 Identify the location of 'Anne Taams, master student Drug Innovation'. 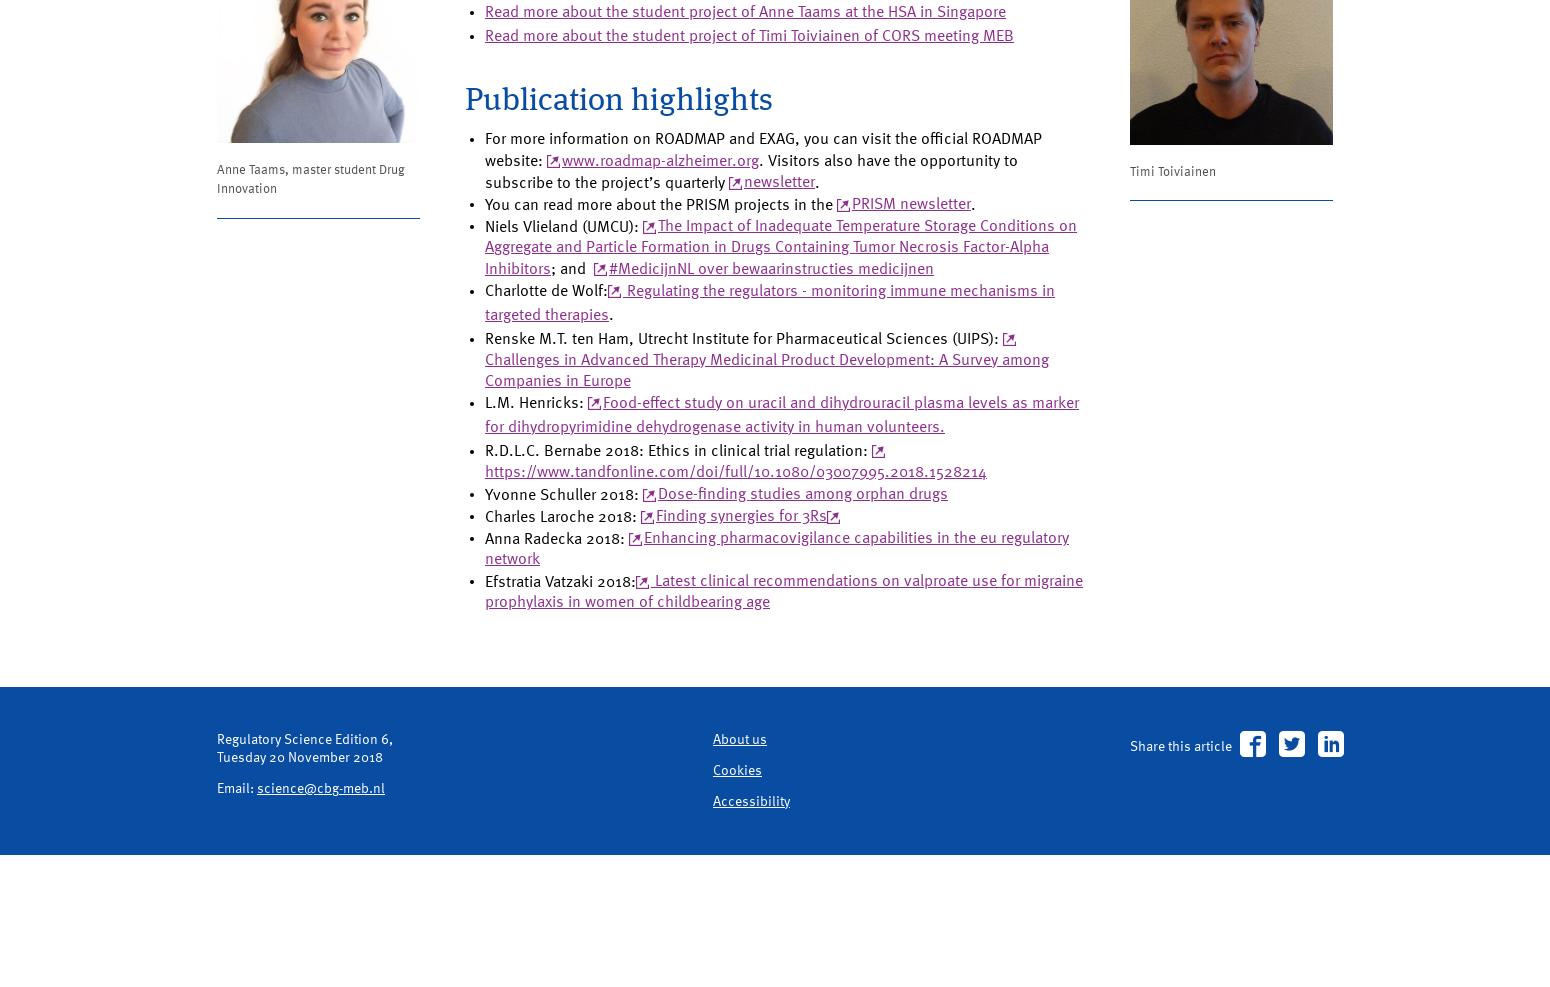
(316, 254).